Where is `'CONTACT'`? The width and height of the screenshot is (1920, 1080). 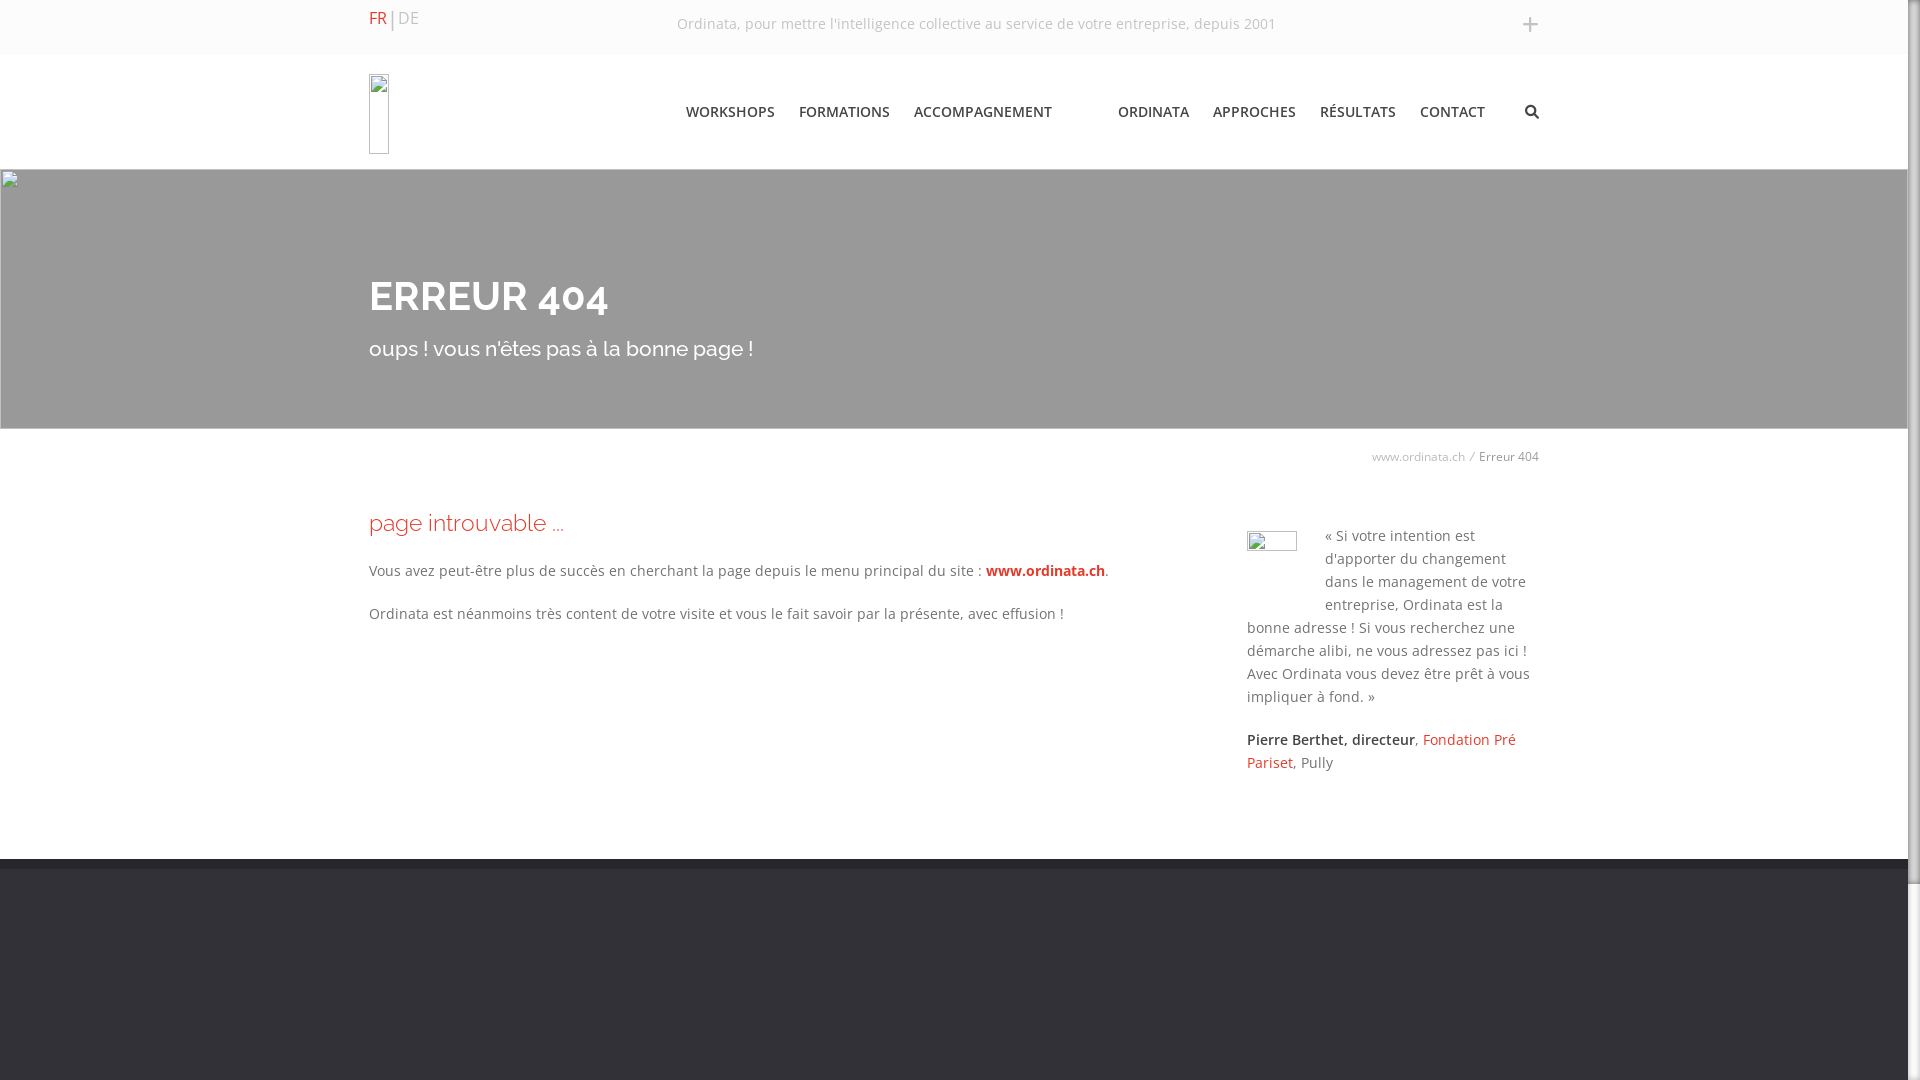 'CONTACT' is located at coordinates (1456, 111).